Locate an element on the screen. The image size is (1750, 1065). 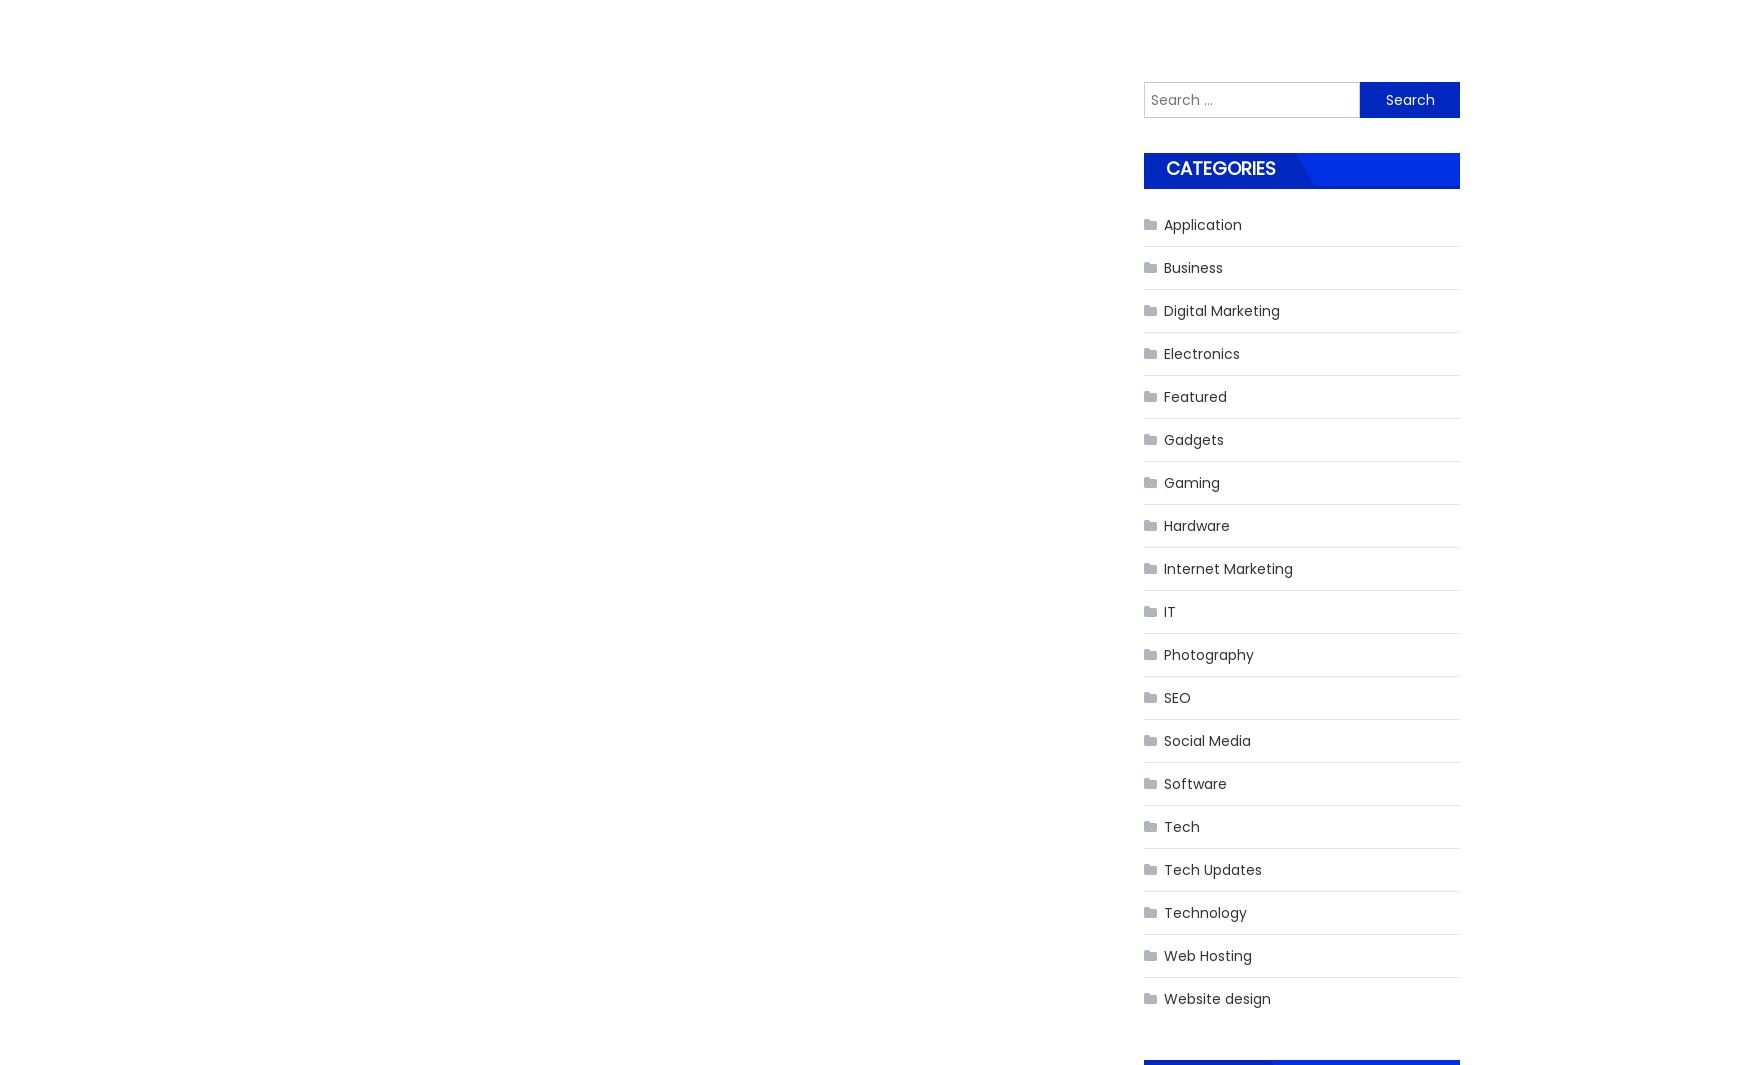
'Gadgets' is located at coordinates (1194, 437).